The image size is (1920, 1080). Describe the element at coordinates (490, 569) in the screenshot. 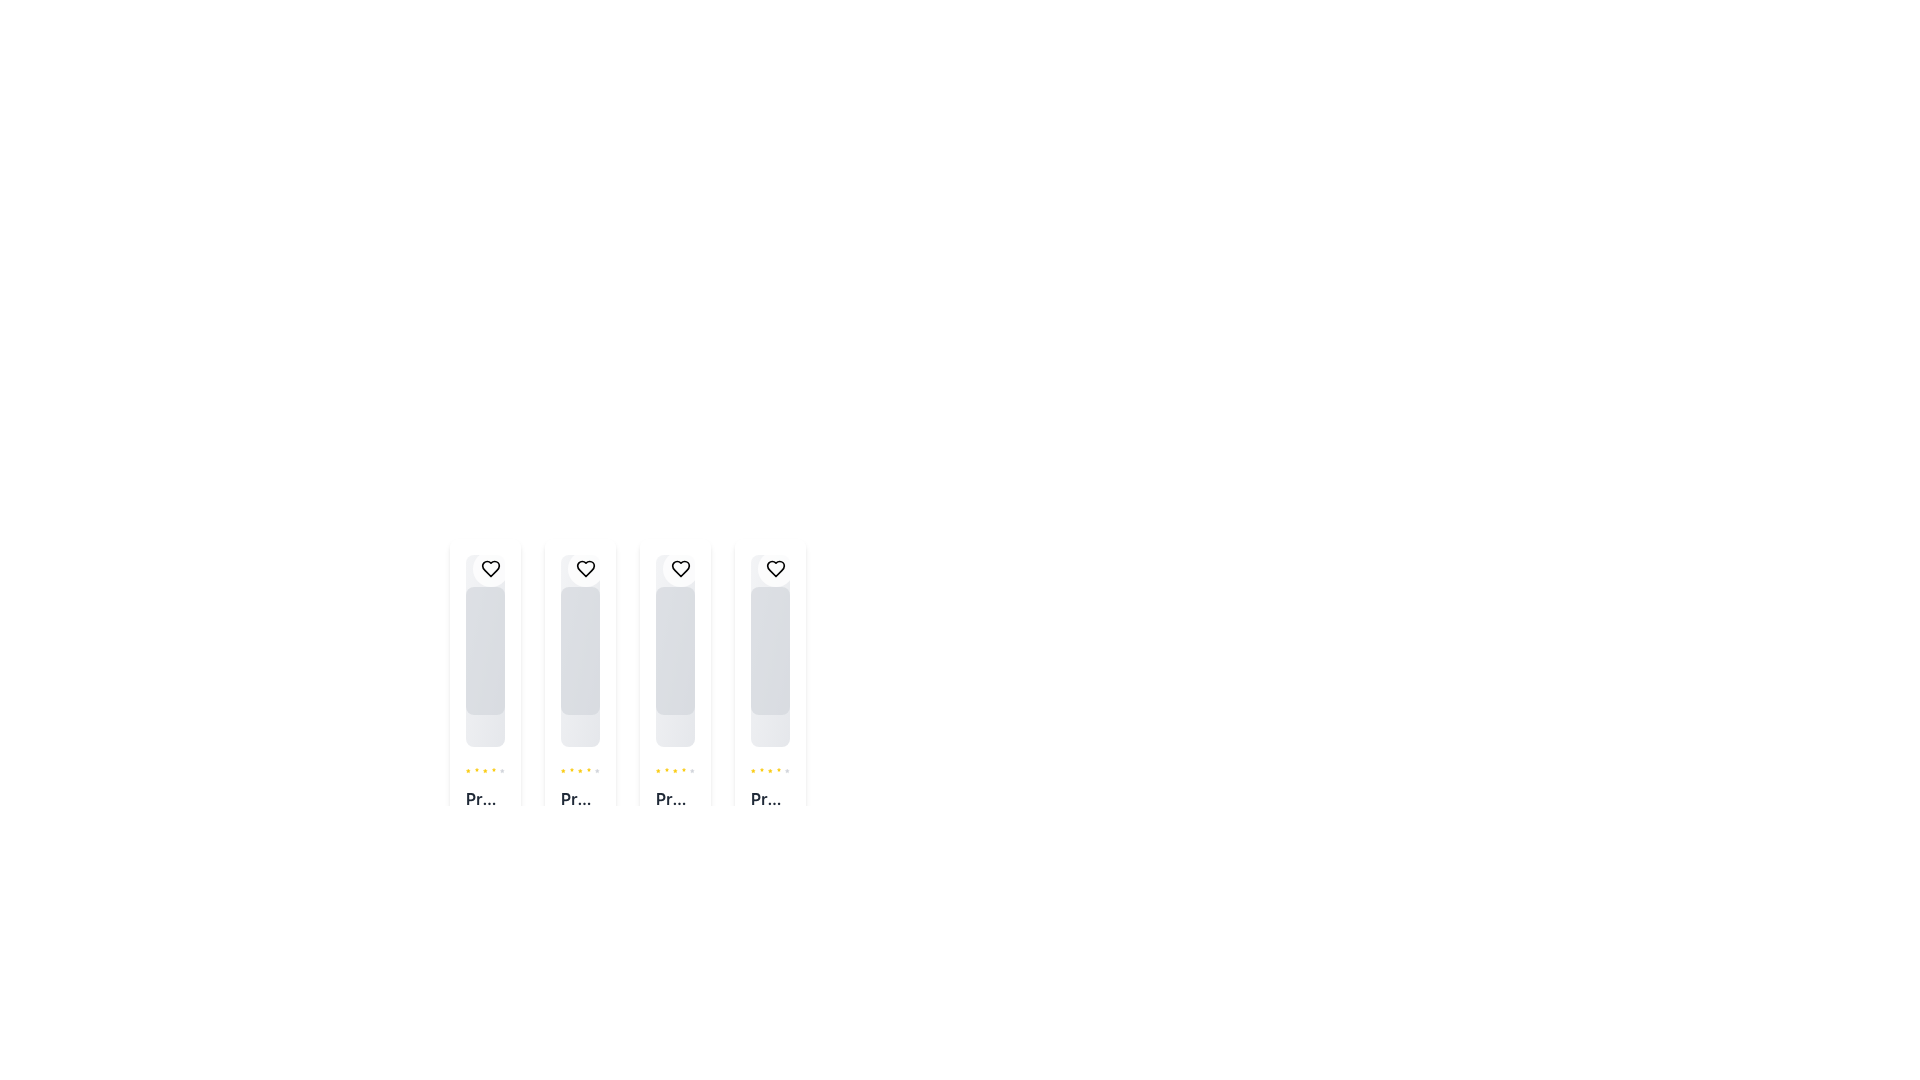

I see `the current state of the heart-shaped icon located at the top of the vertical card layout to determine if it is already favorited` at that location.